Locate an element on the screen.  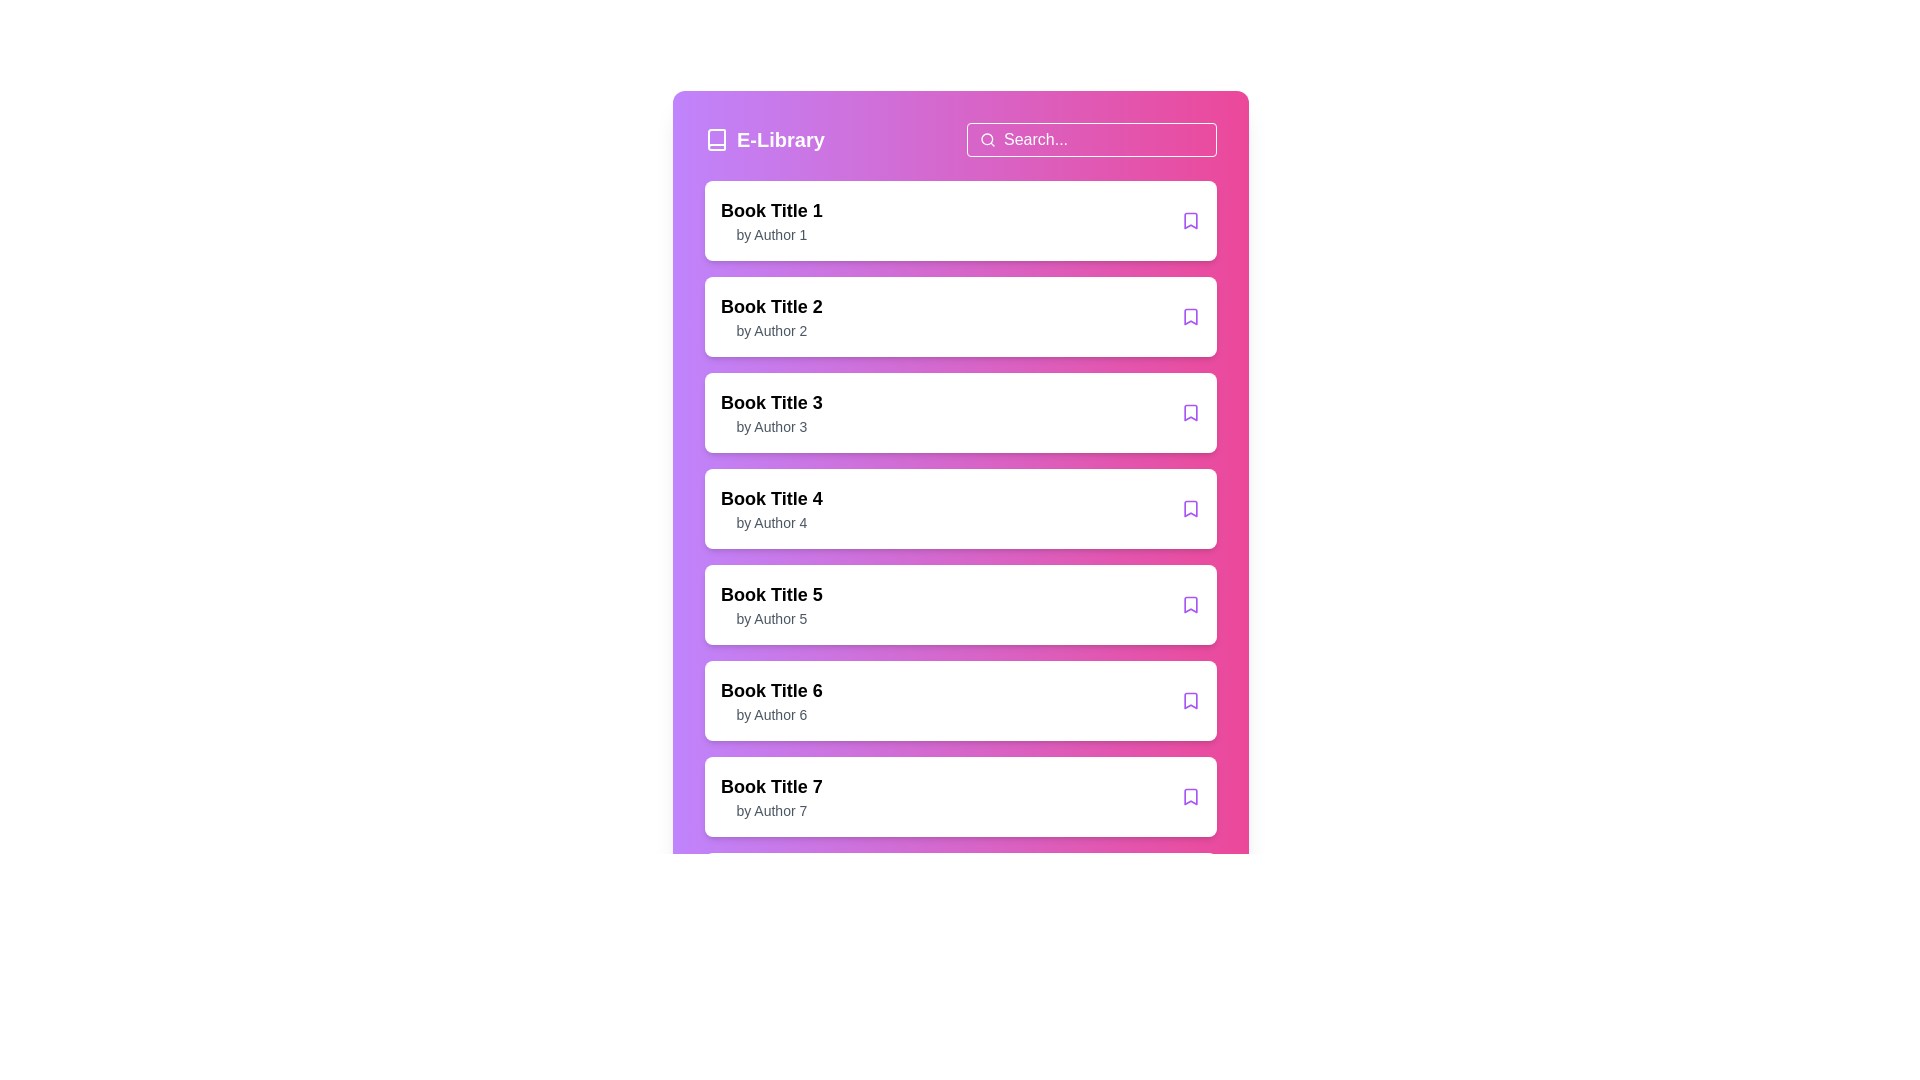
the text label that reads 'by Author 7', which is positioned beneath 'Book Title 7' in the book entry card, located in the seventh position of the list view is located at coordinates (770, 810).